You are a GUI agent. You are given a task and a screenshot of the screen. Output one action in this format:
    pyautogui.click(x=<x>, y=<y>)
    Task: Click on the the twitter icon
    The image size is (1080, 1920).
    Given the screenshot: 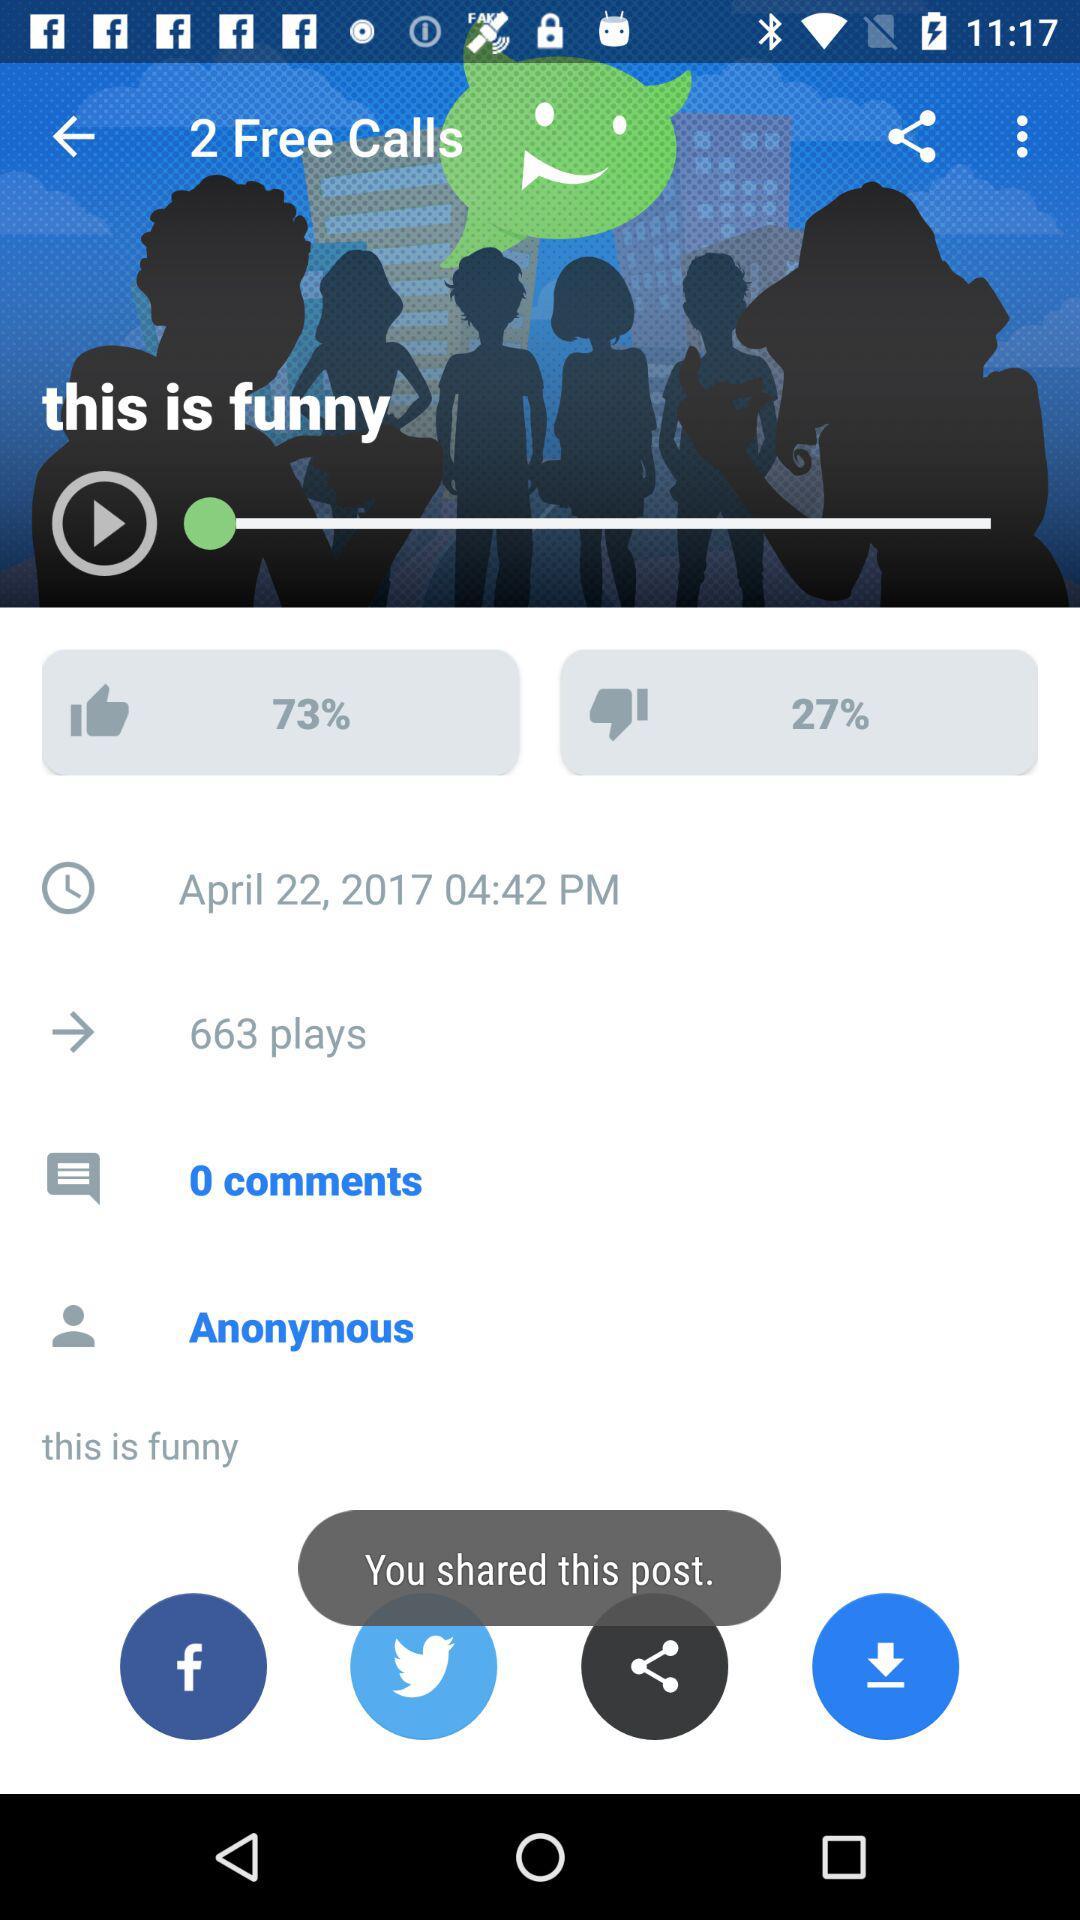 What is the action you would take?
    pyautogui.click(x=422, y=1666)
    